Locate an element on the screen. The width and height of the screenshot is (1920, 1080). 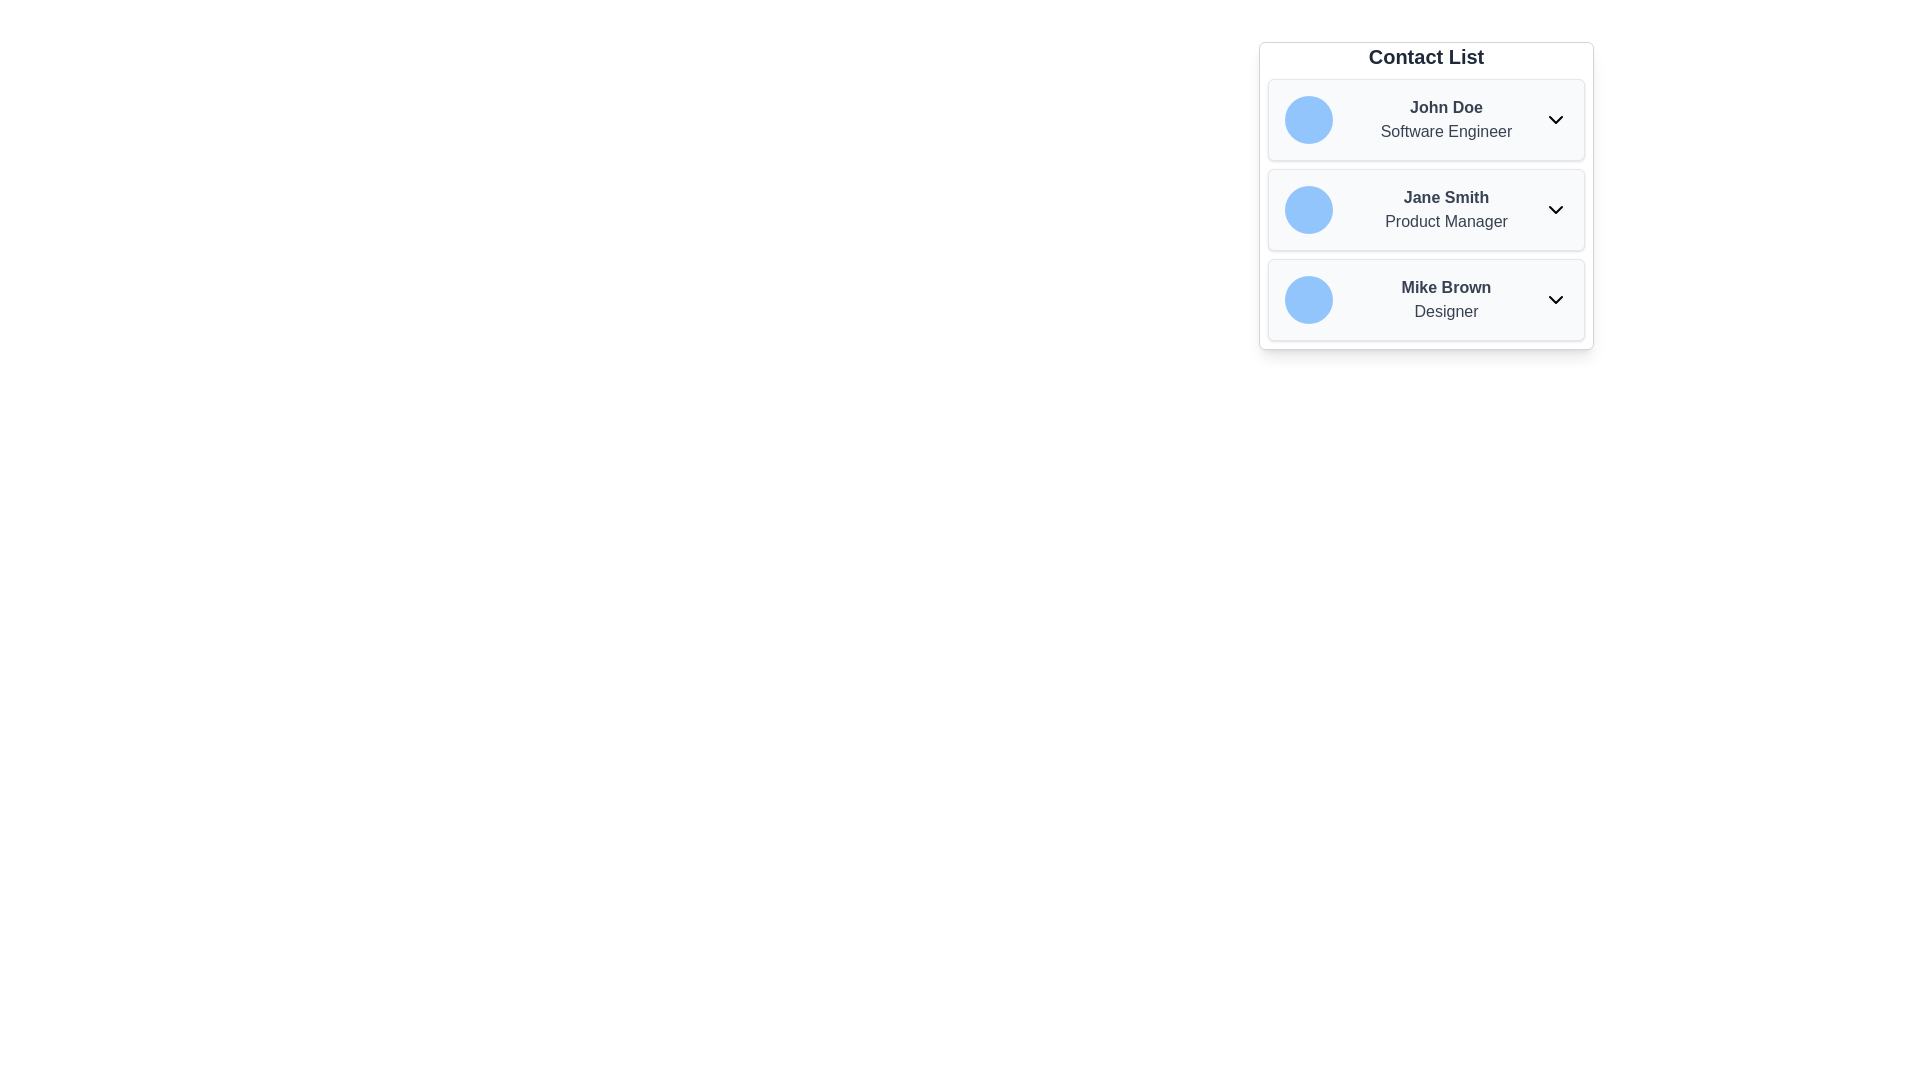
the contact entry for 'Mike Brown', which has a blue circular avatar on the left and a downward-pointing arrow icon on the right is located at coordinates (1425, 300).